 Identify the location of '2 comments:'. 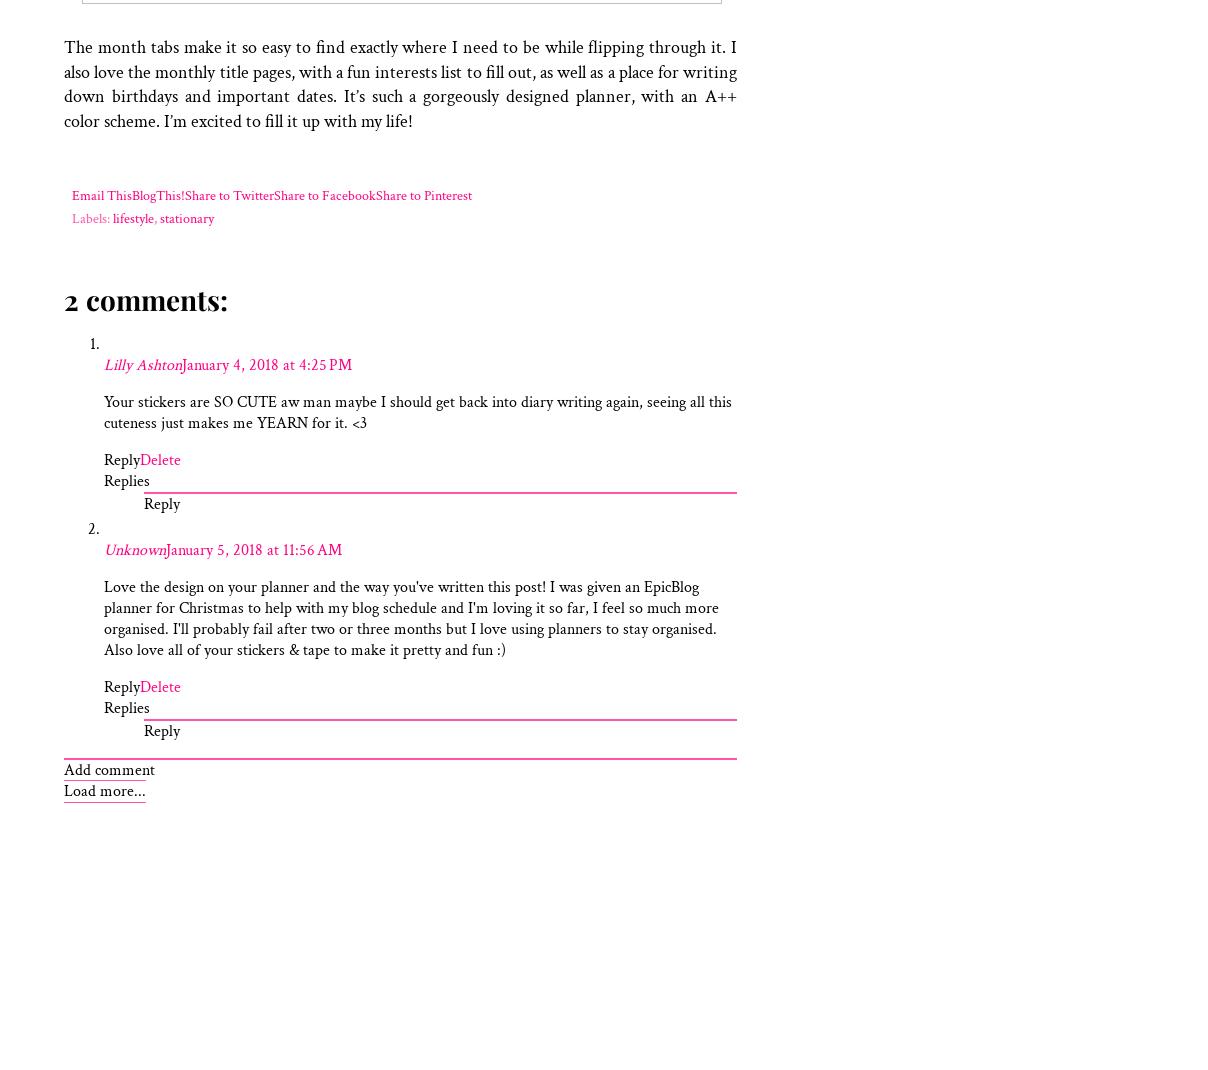
(63, 299).